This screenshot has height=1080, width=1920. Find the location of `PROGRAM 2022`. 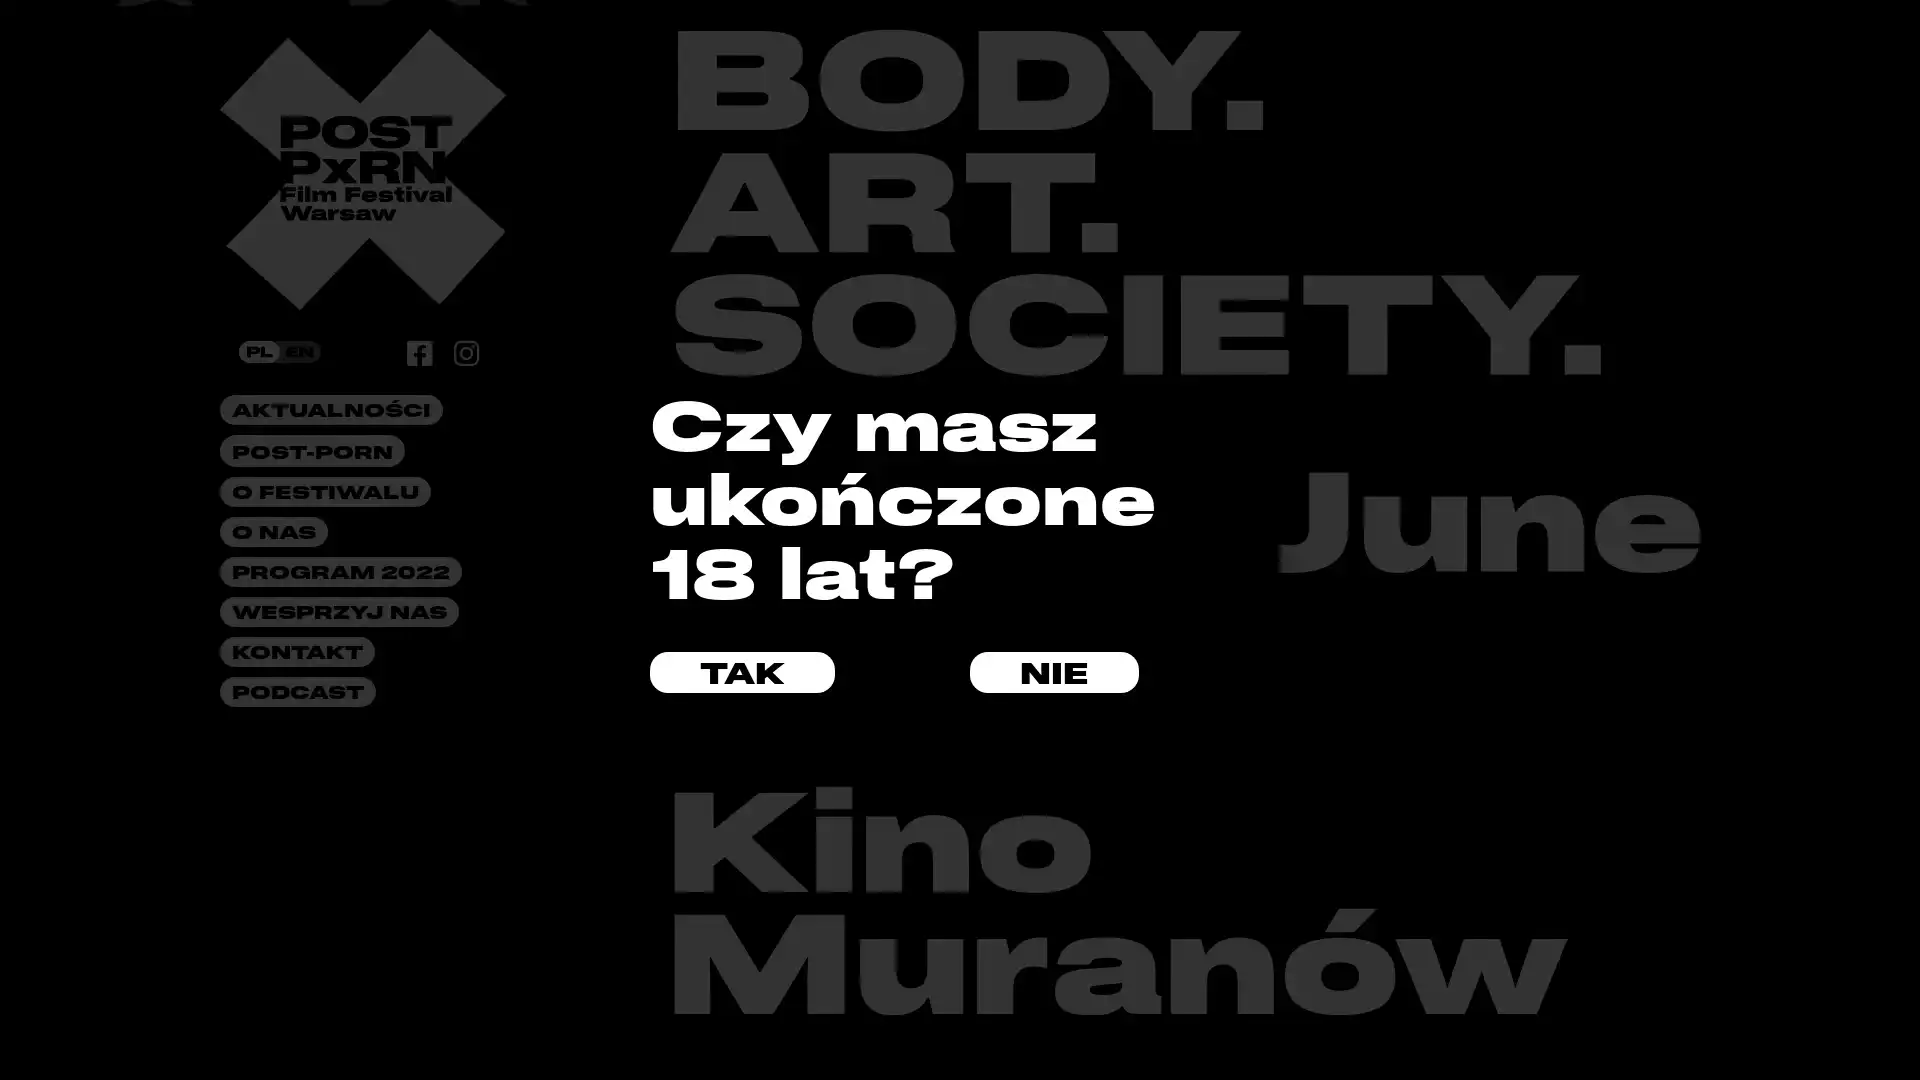

PROGRAM 2022 is located at coordinates (340, 571).